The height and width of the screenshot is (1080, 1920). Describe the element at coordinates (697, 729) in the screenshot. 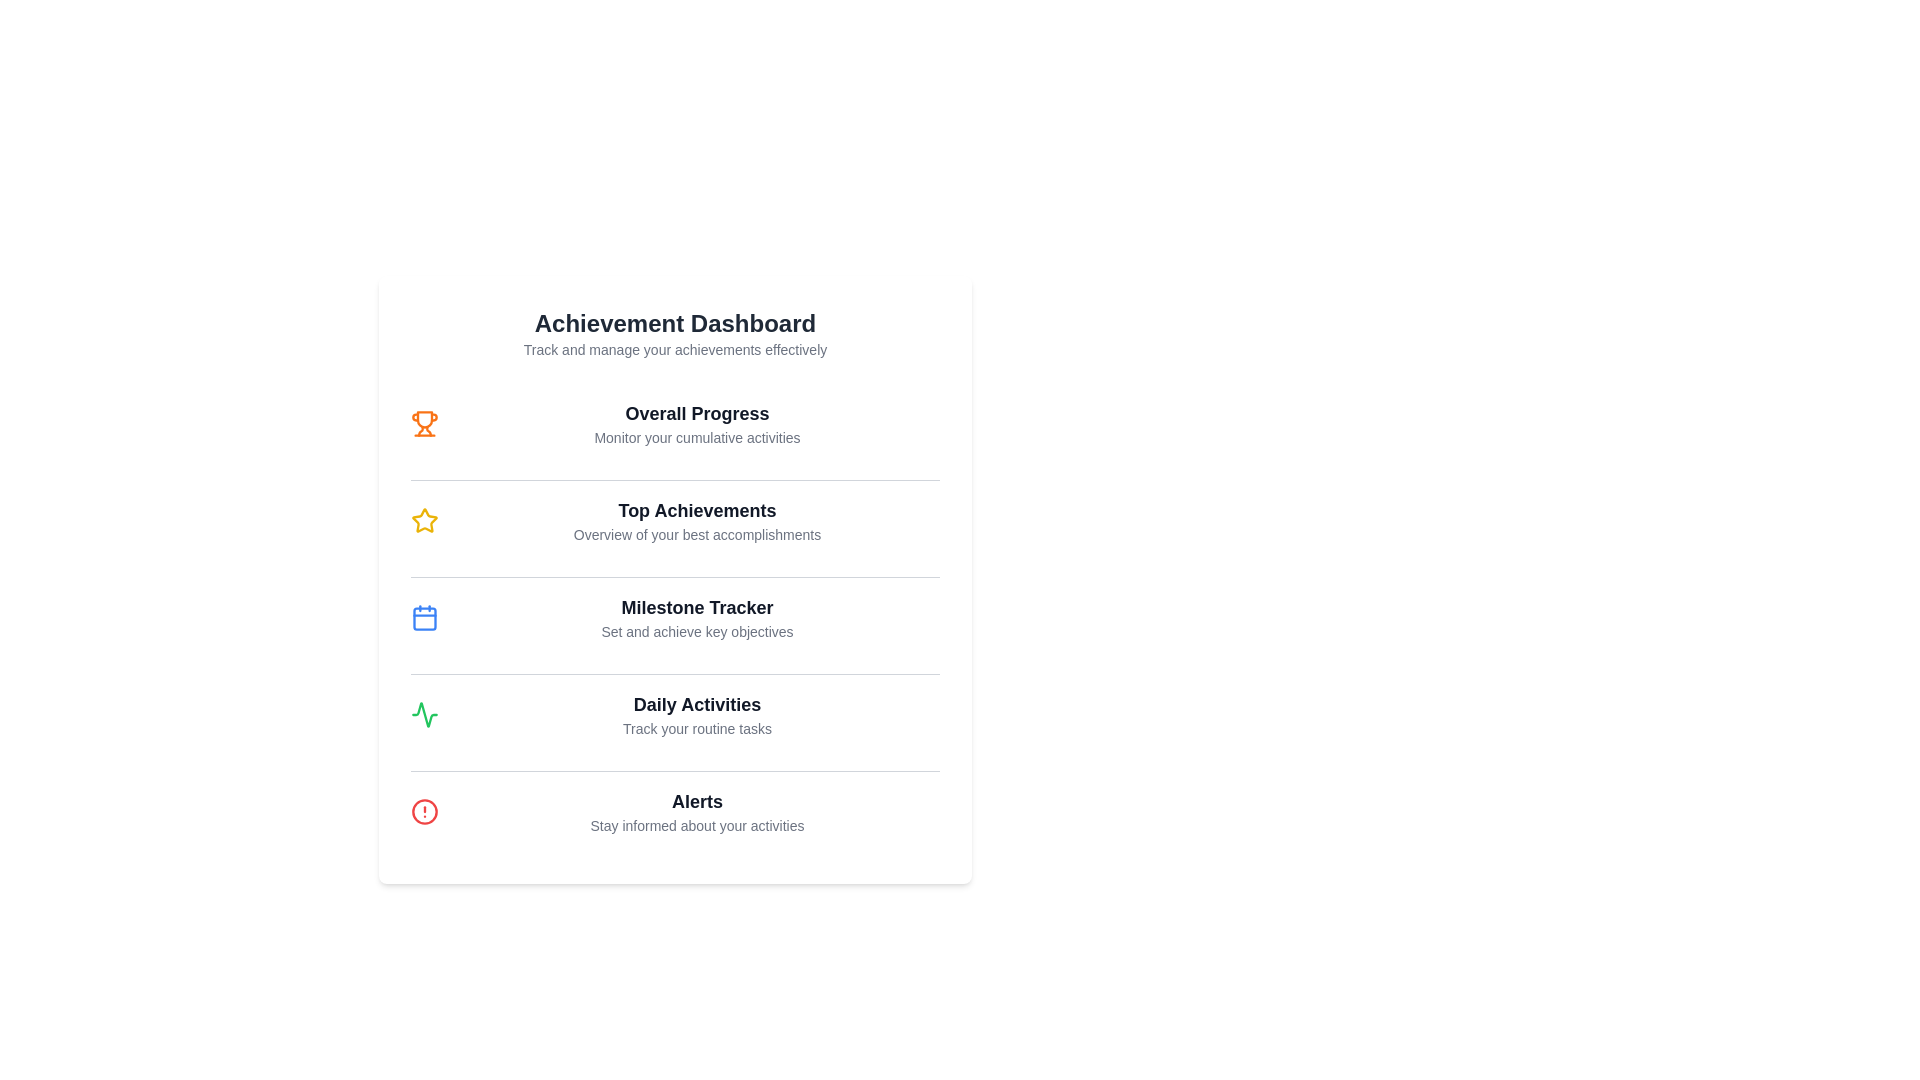

I see `the text label that says 'Track your routine tasks', which is styled in gray and positioned below the 'Daily Activities' header in the Achievement Dashboard section` at that location.